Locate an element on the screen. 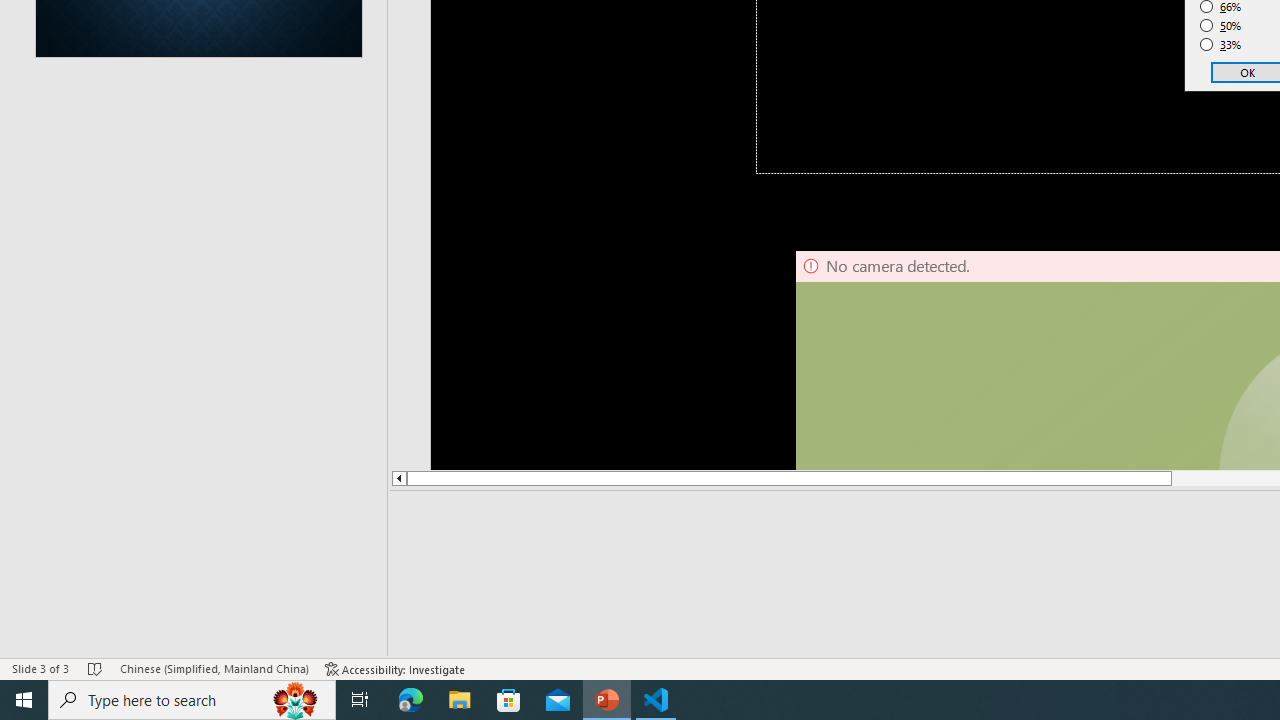  '50%' is located at coordinates (1220, 25).